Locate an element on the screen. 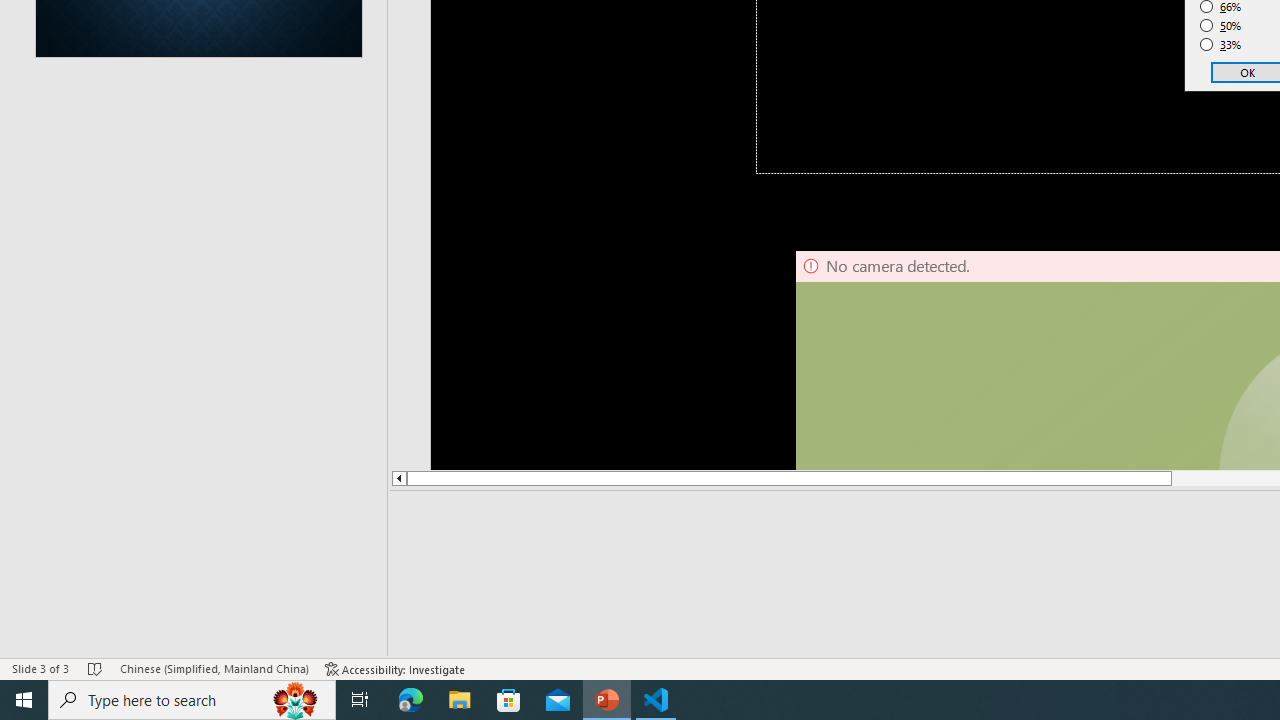  '50%' is located at coordinates (1220, 25).